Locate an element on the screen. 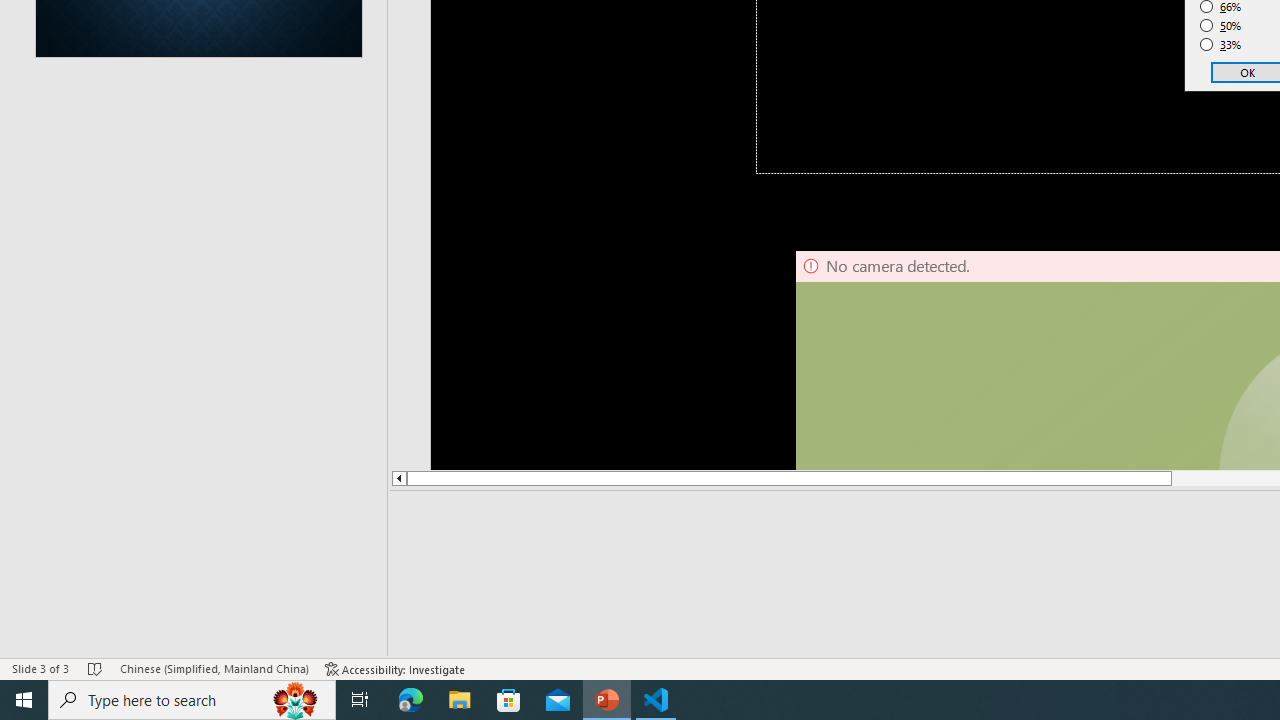  '50%' is located at coordinates (1220, 25).